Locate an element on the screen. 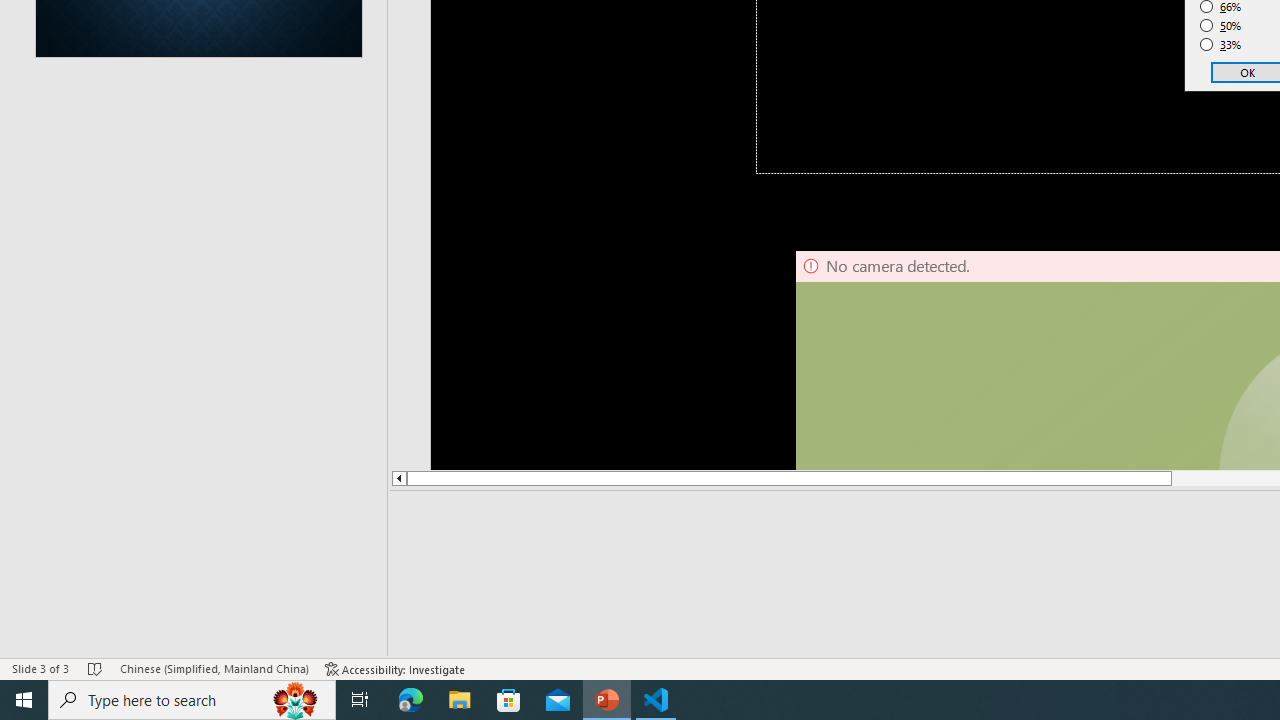  '50%' is located at coordinates (1220, 25).